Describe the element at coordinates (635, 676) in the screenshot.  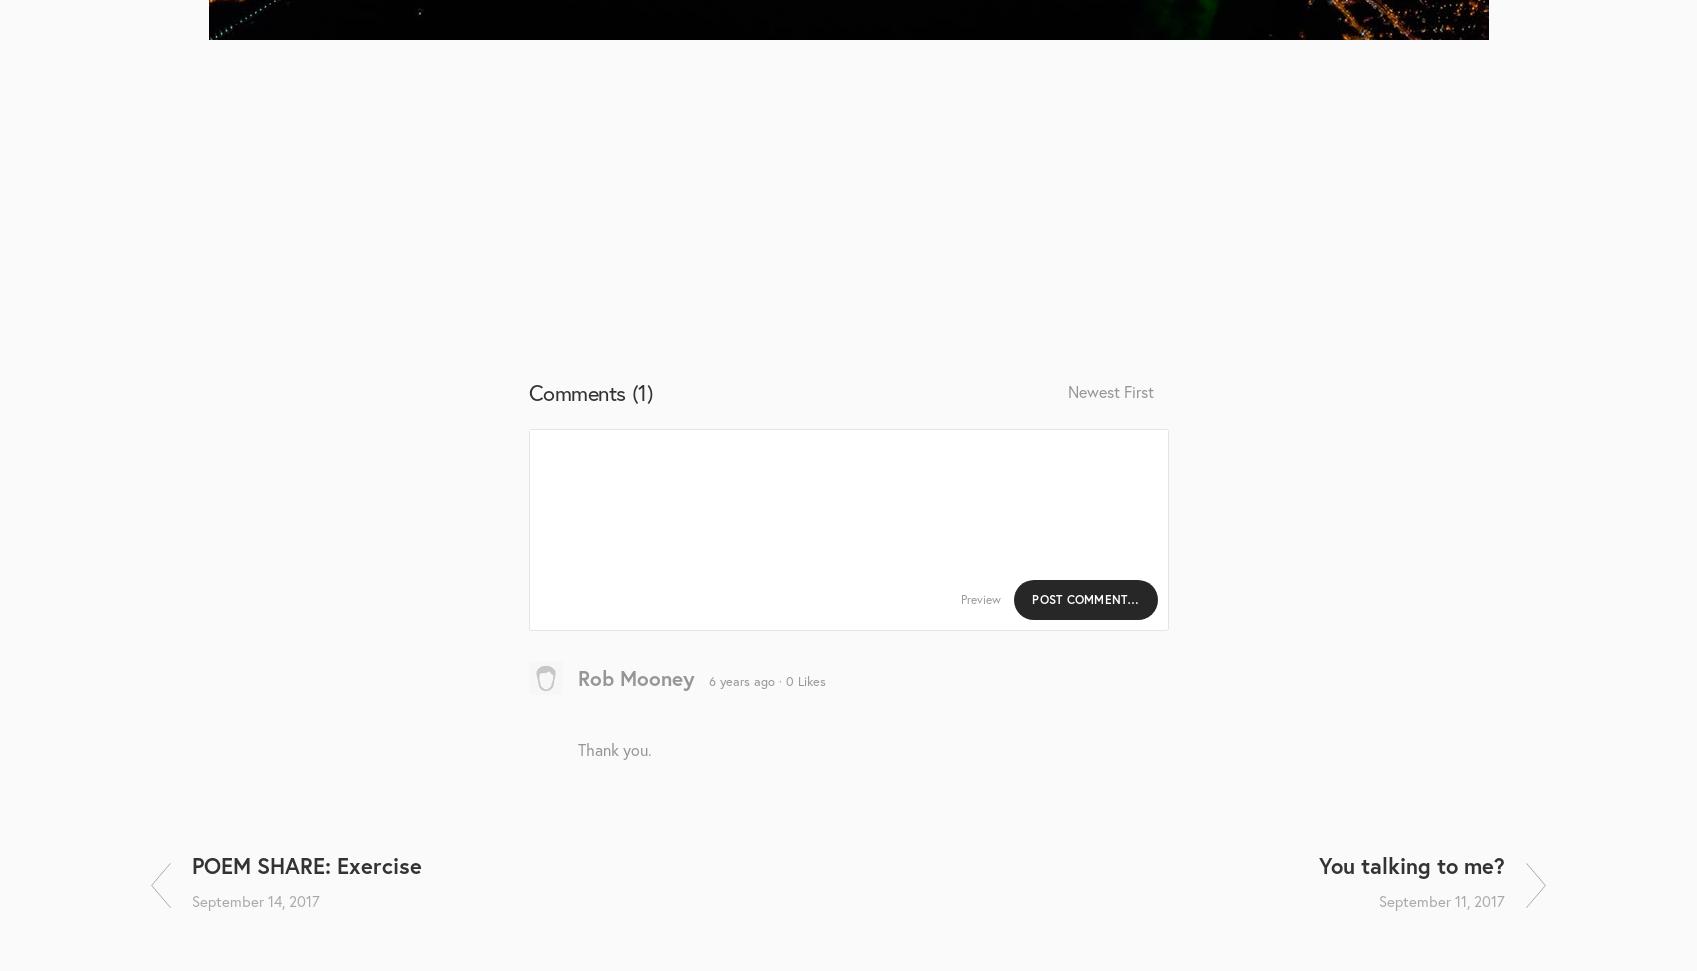
I see `'Rob Mooney'` at that location.